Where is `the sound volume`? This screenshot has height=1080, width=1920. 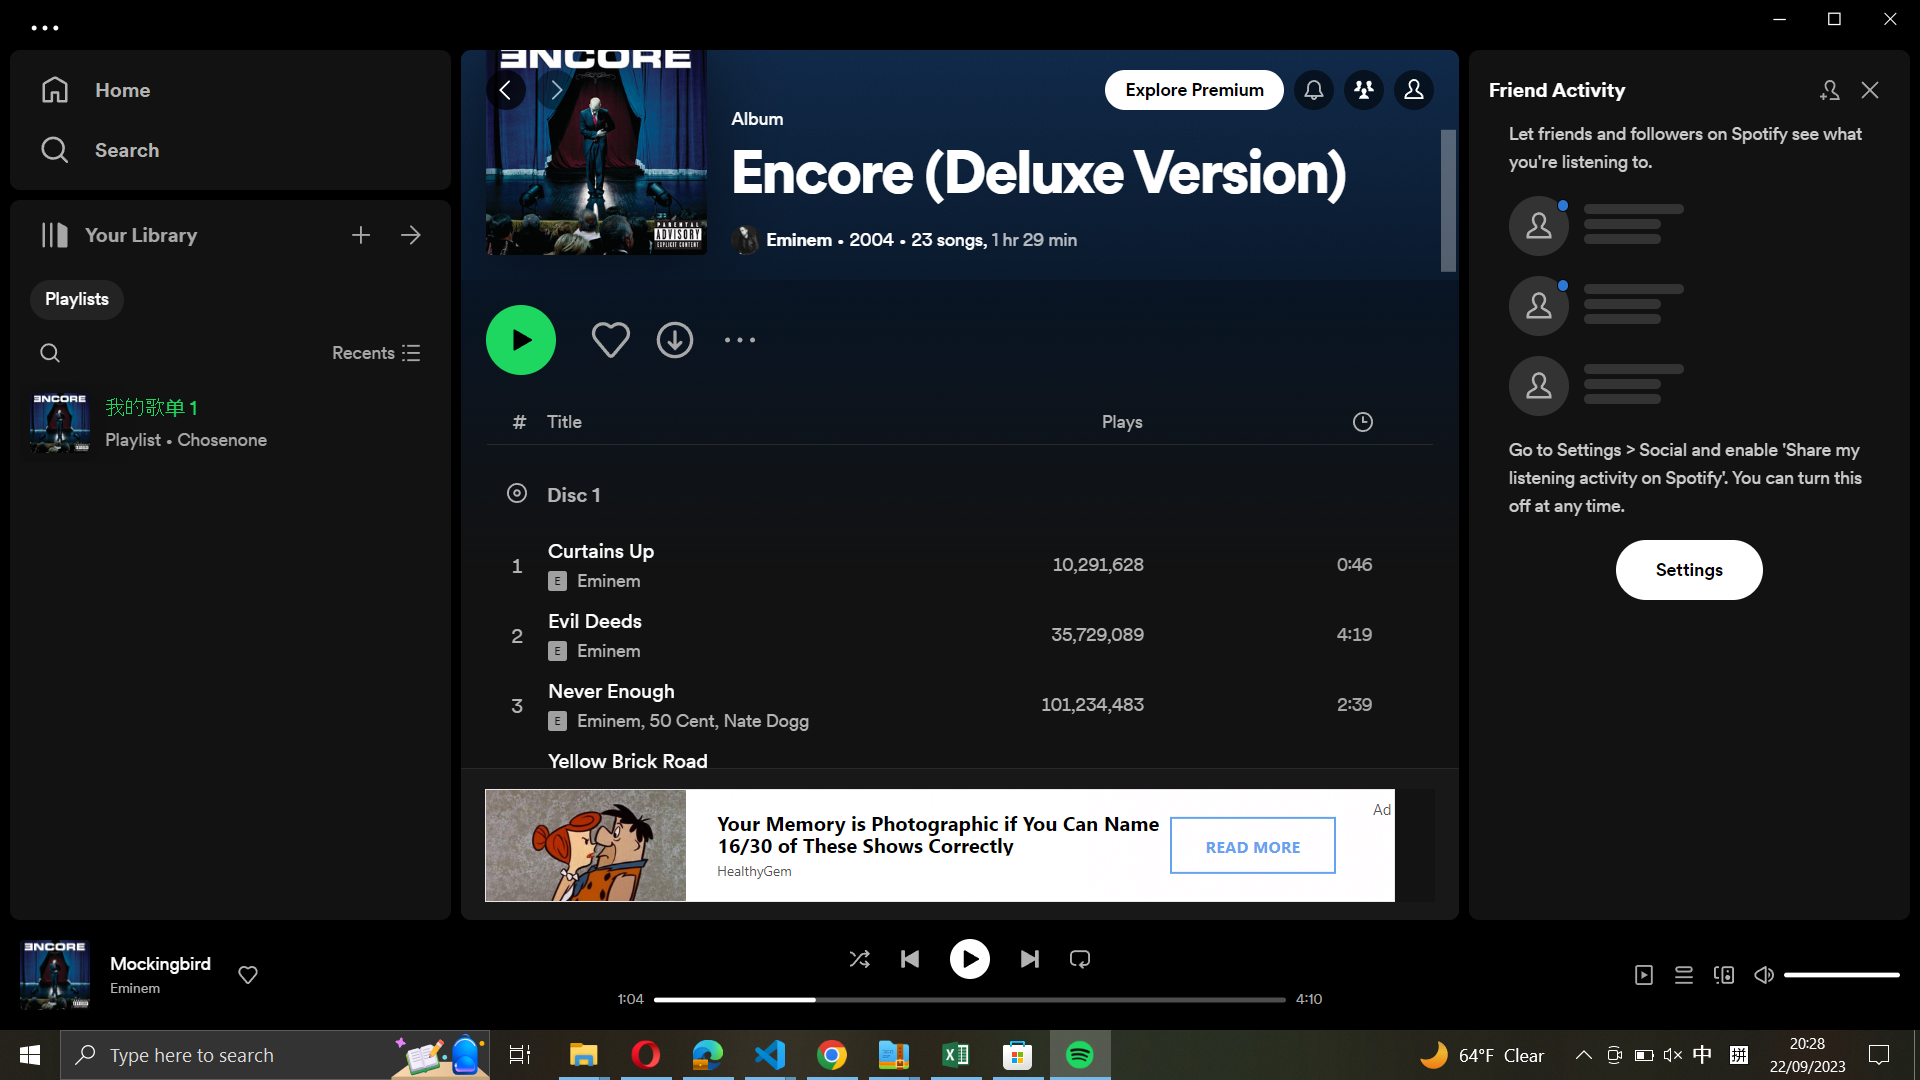 the sound volume is located at coordinates (1794, 972).